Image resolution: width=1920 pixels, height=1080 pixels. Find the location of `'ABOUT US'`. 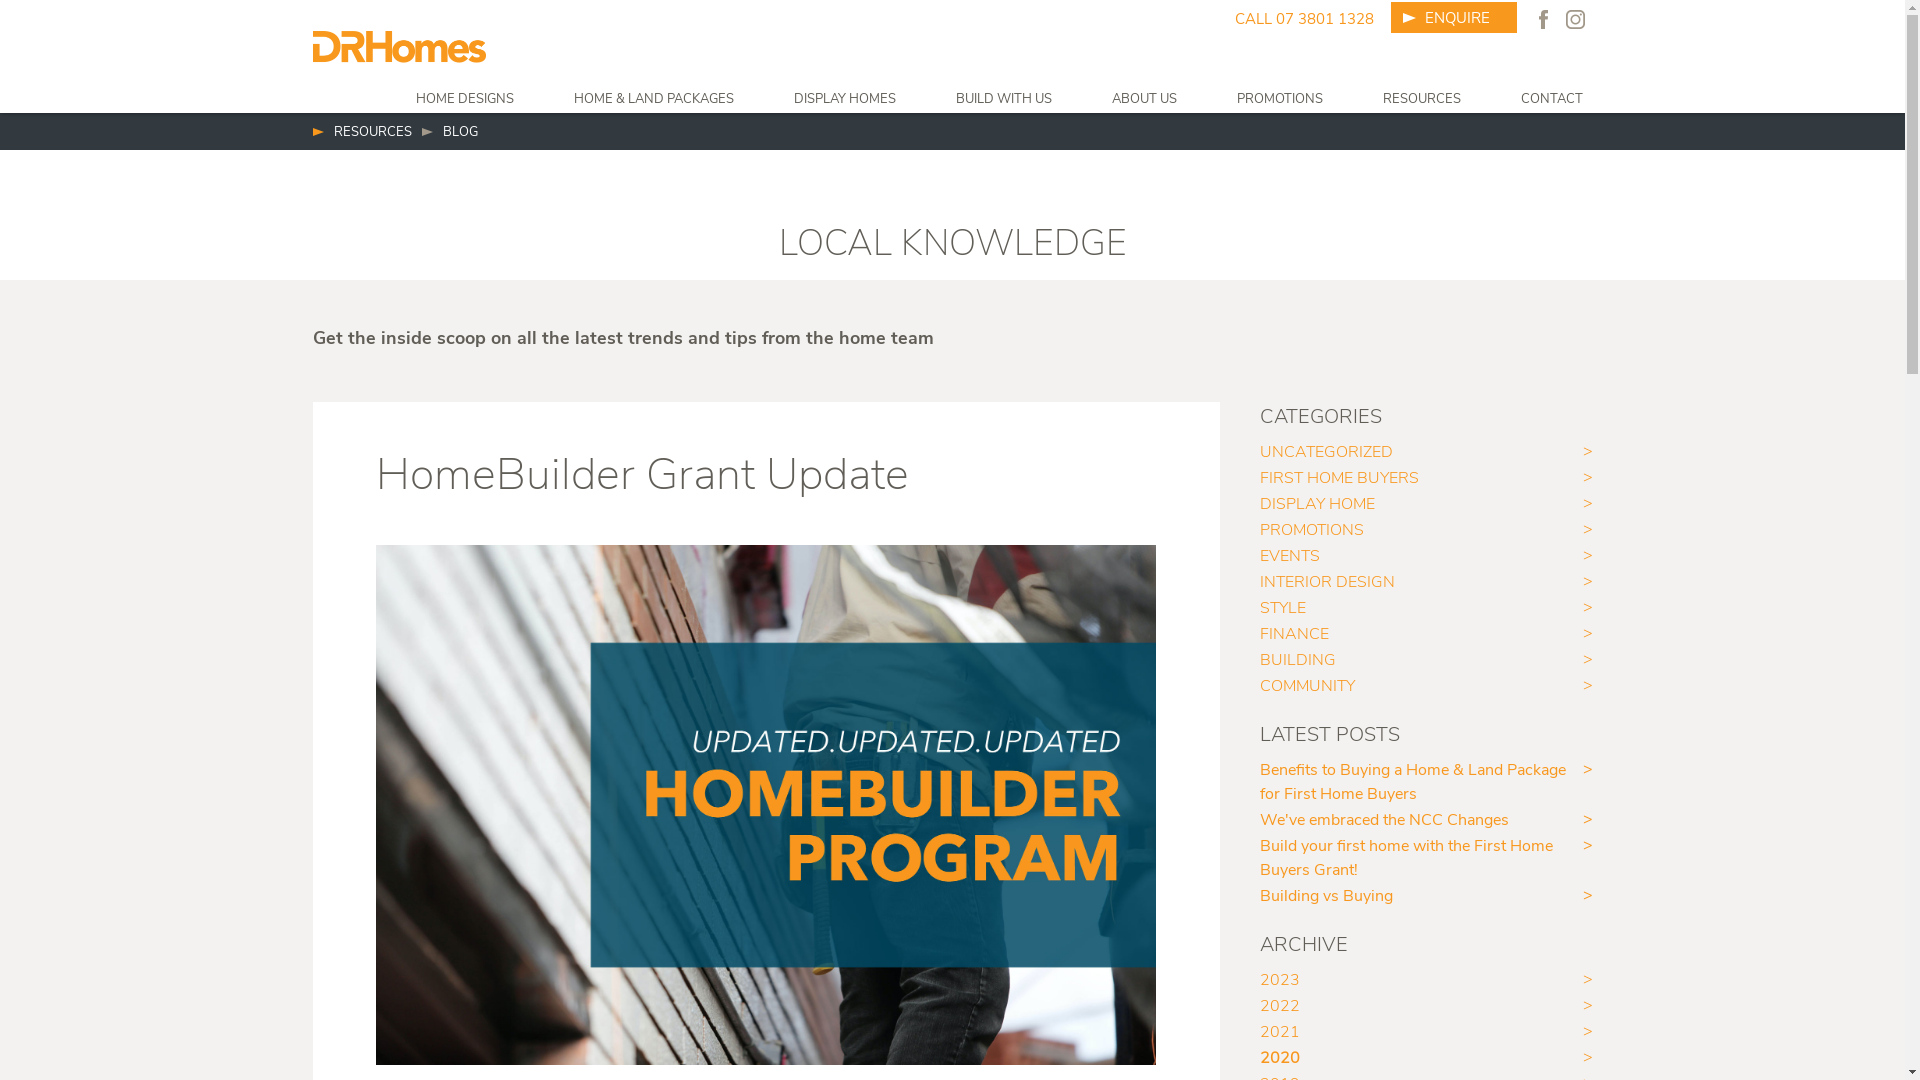

'ABOUT US' is located at coordinates (1101, 100).